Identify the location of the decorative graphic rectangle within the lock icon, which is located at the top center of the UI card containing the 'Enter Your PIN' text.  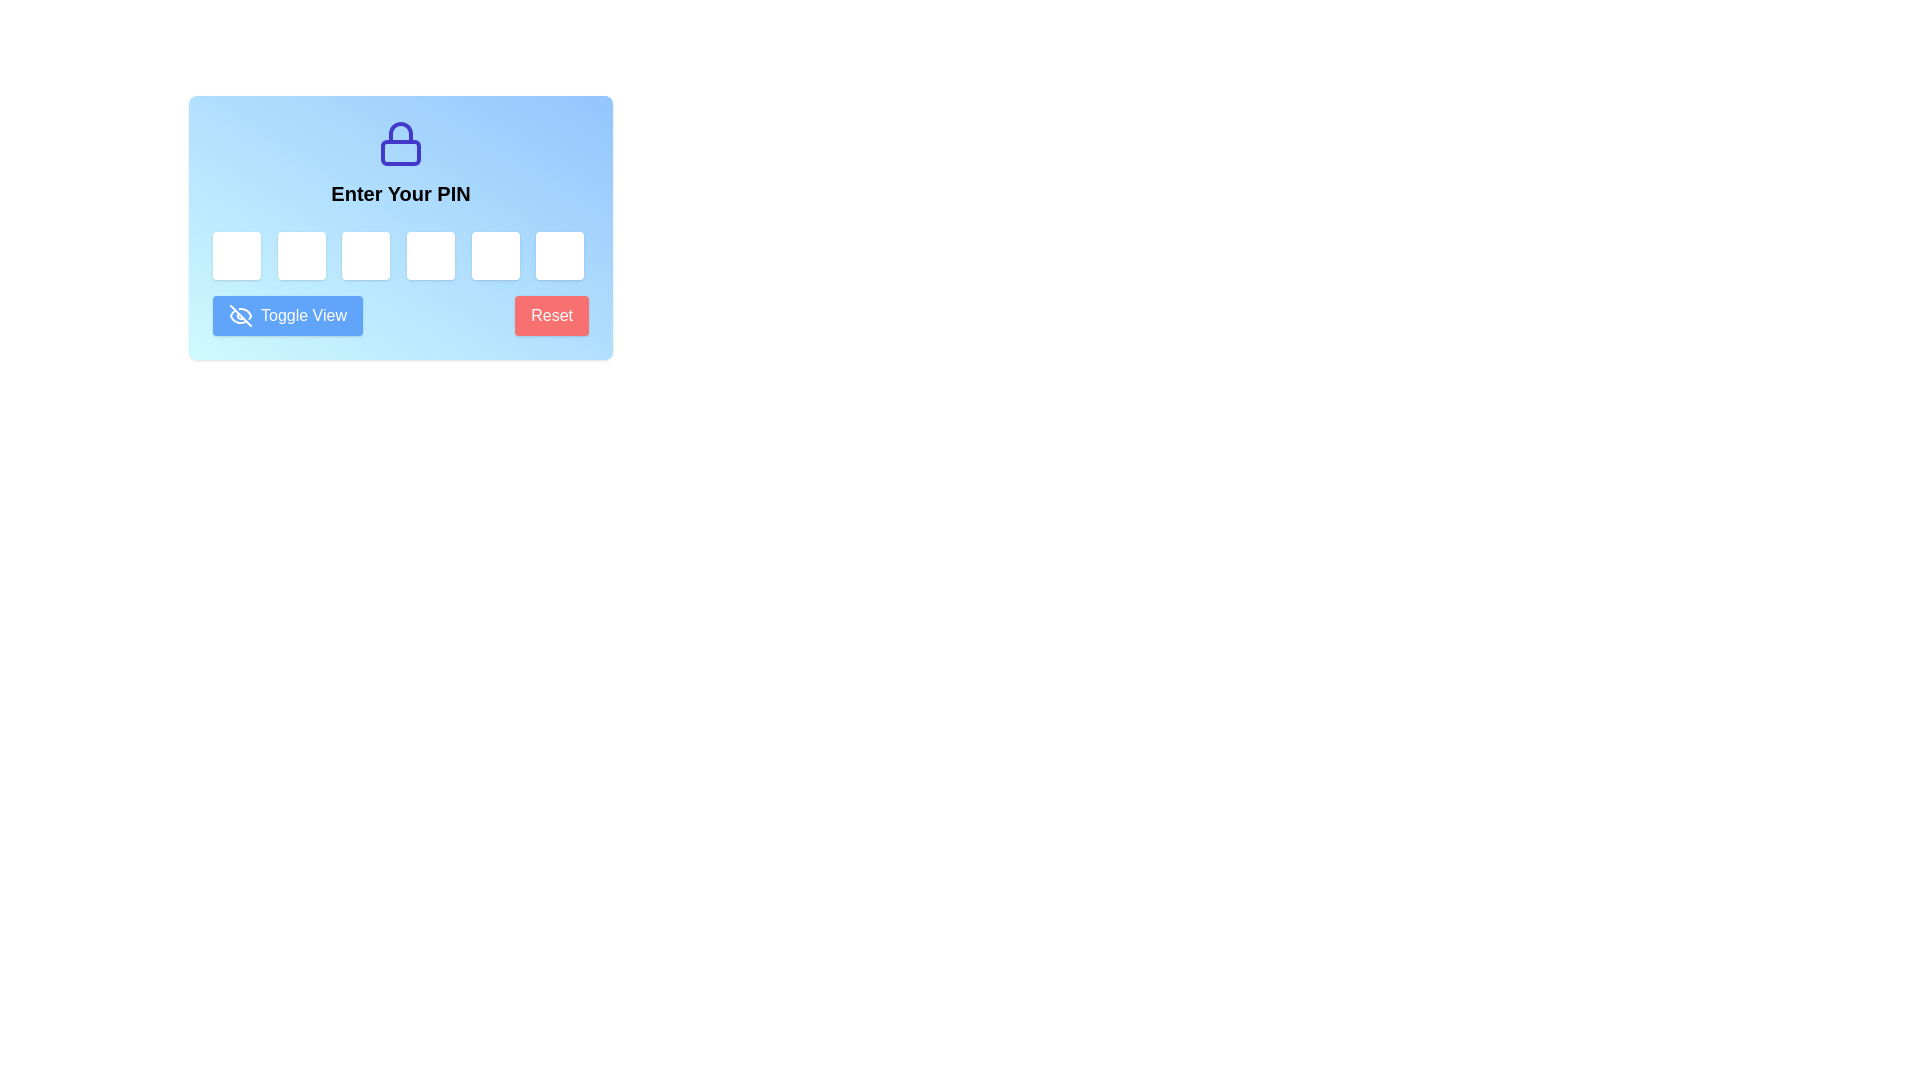
(400, 152).